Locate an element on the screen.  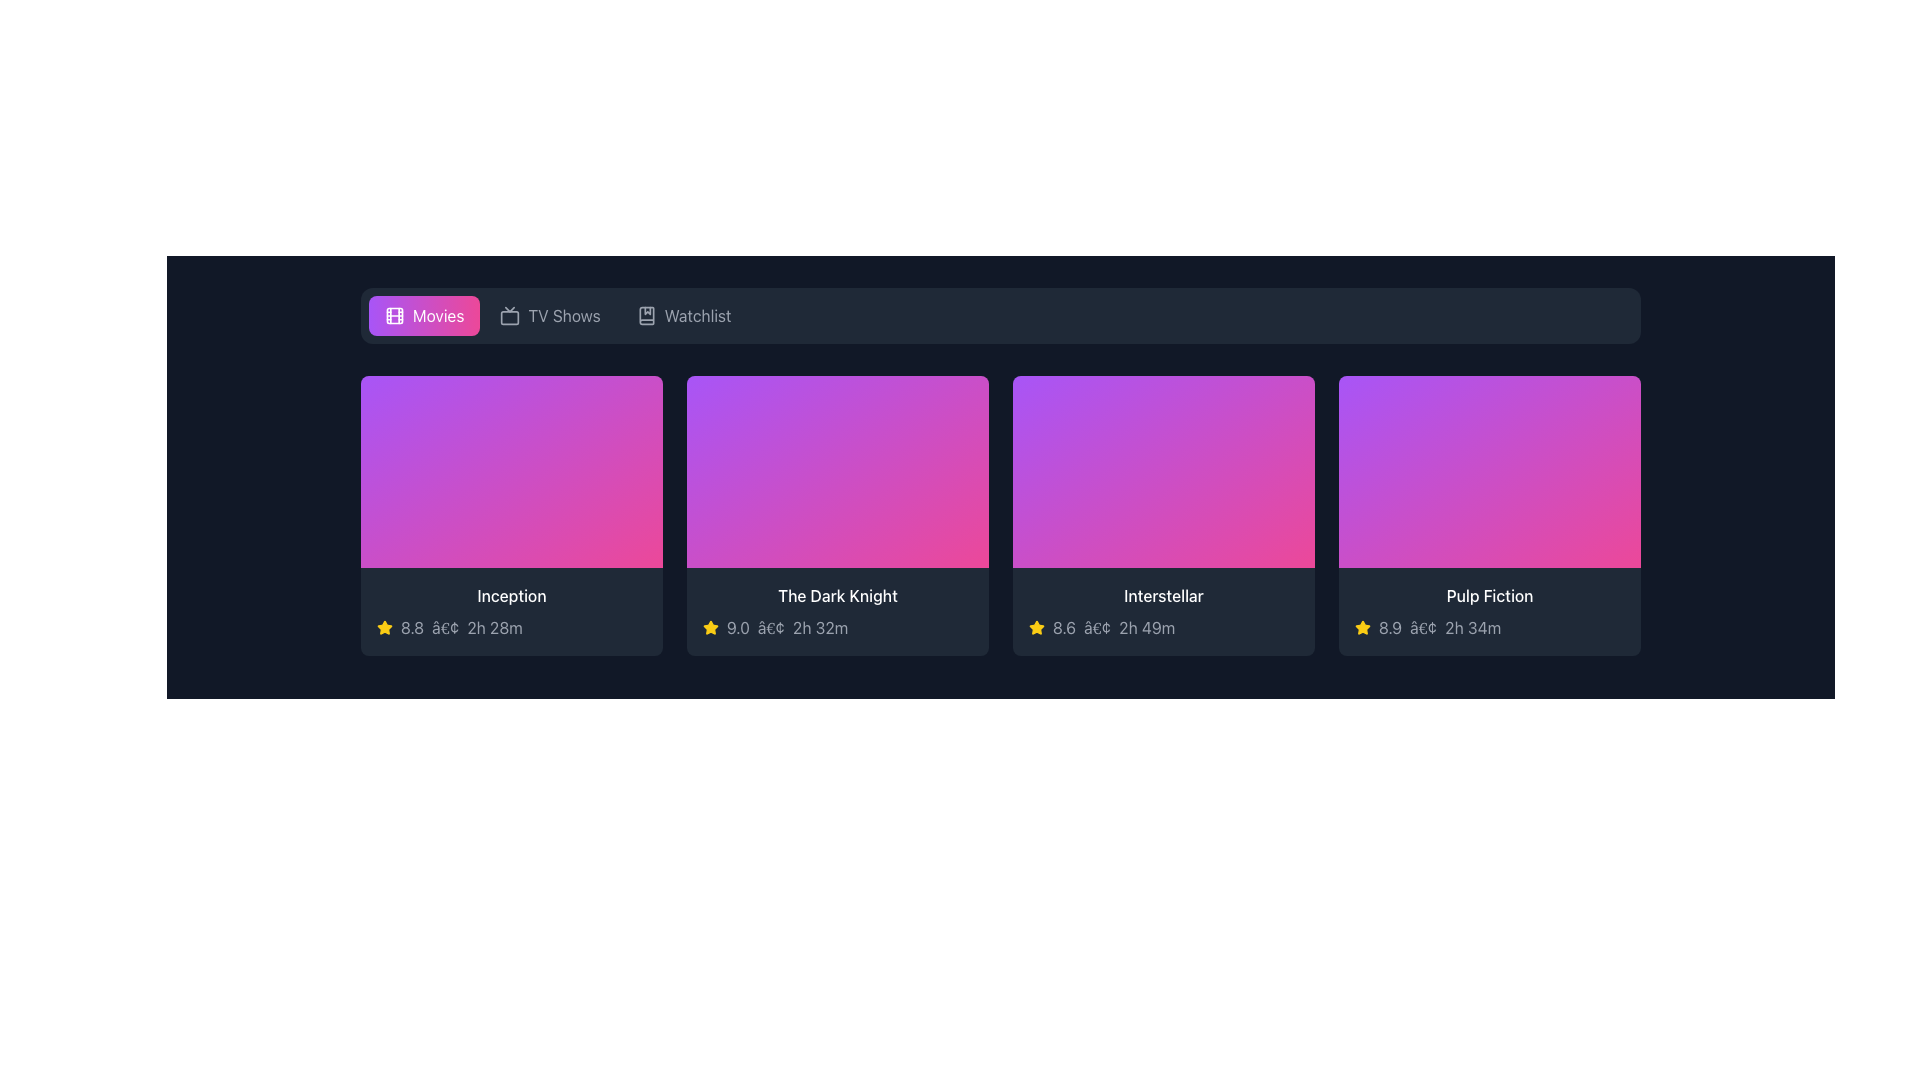
rating and duration information displayed in the text with an icon located at the bottom-right corner of the 'Pulp Fiction' card, just below the title text is located at coordinates (1489, 627).